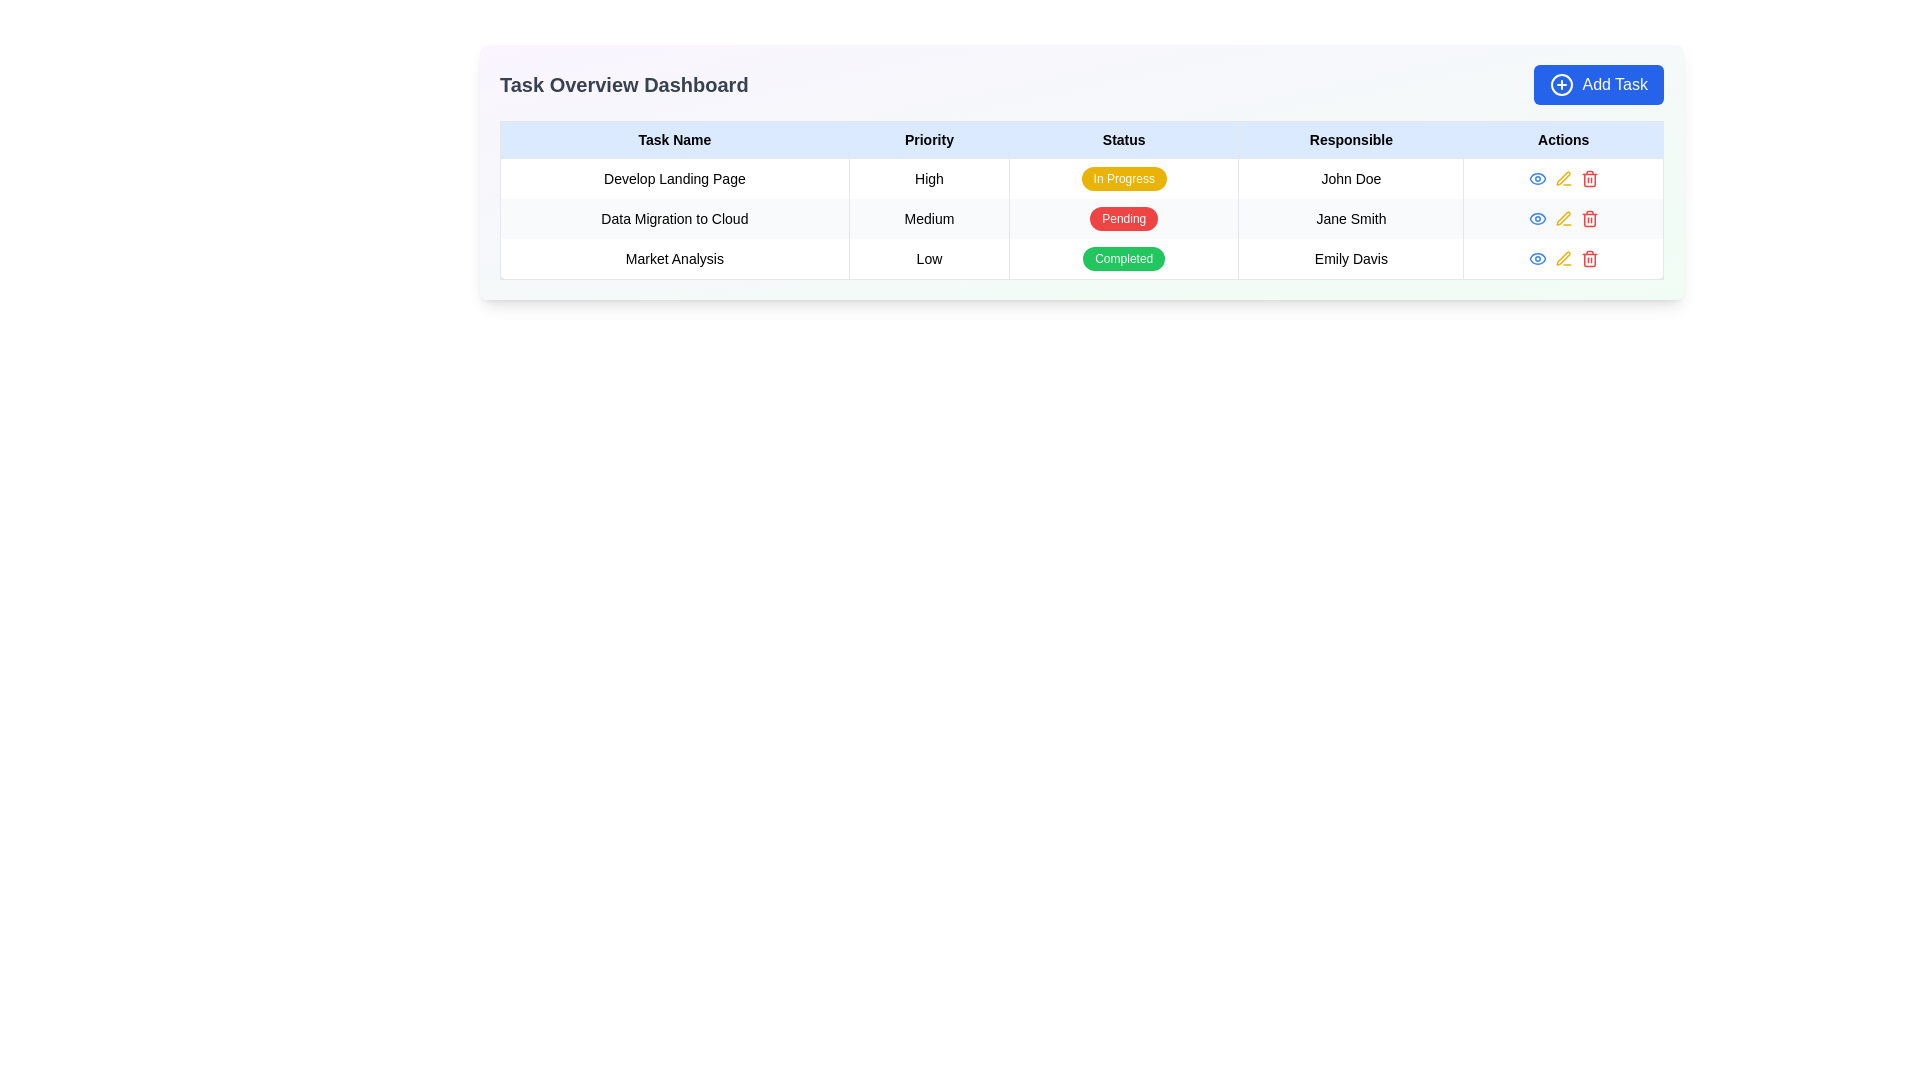  What do you see at coordinates (1124, 257) in the screenshot?
I see `the pill-shaped badge with a green background and white text reading 'Completed' in the 'Status' column of the third row for the task 'Market Analysis'` at bounding box center [1124, 257].